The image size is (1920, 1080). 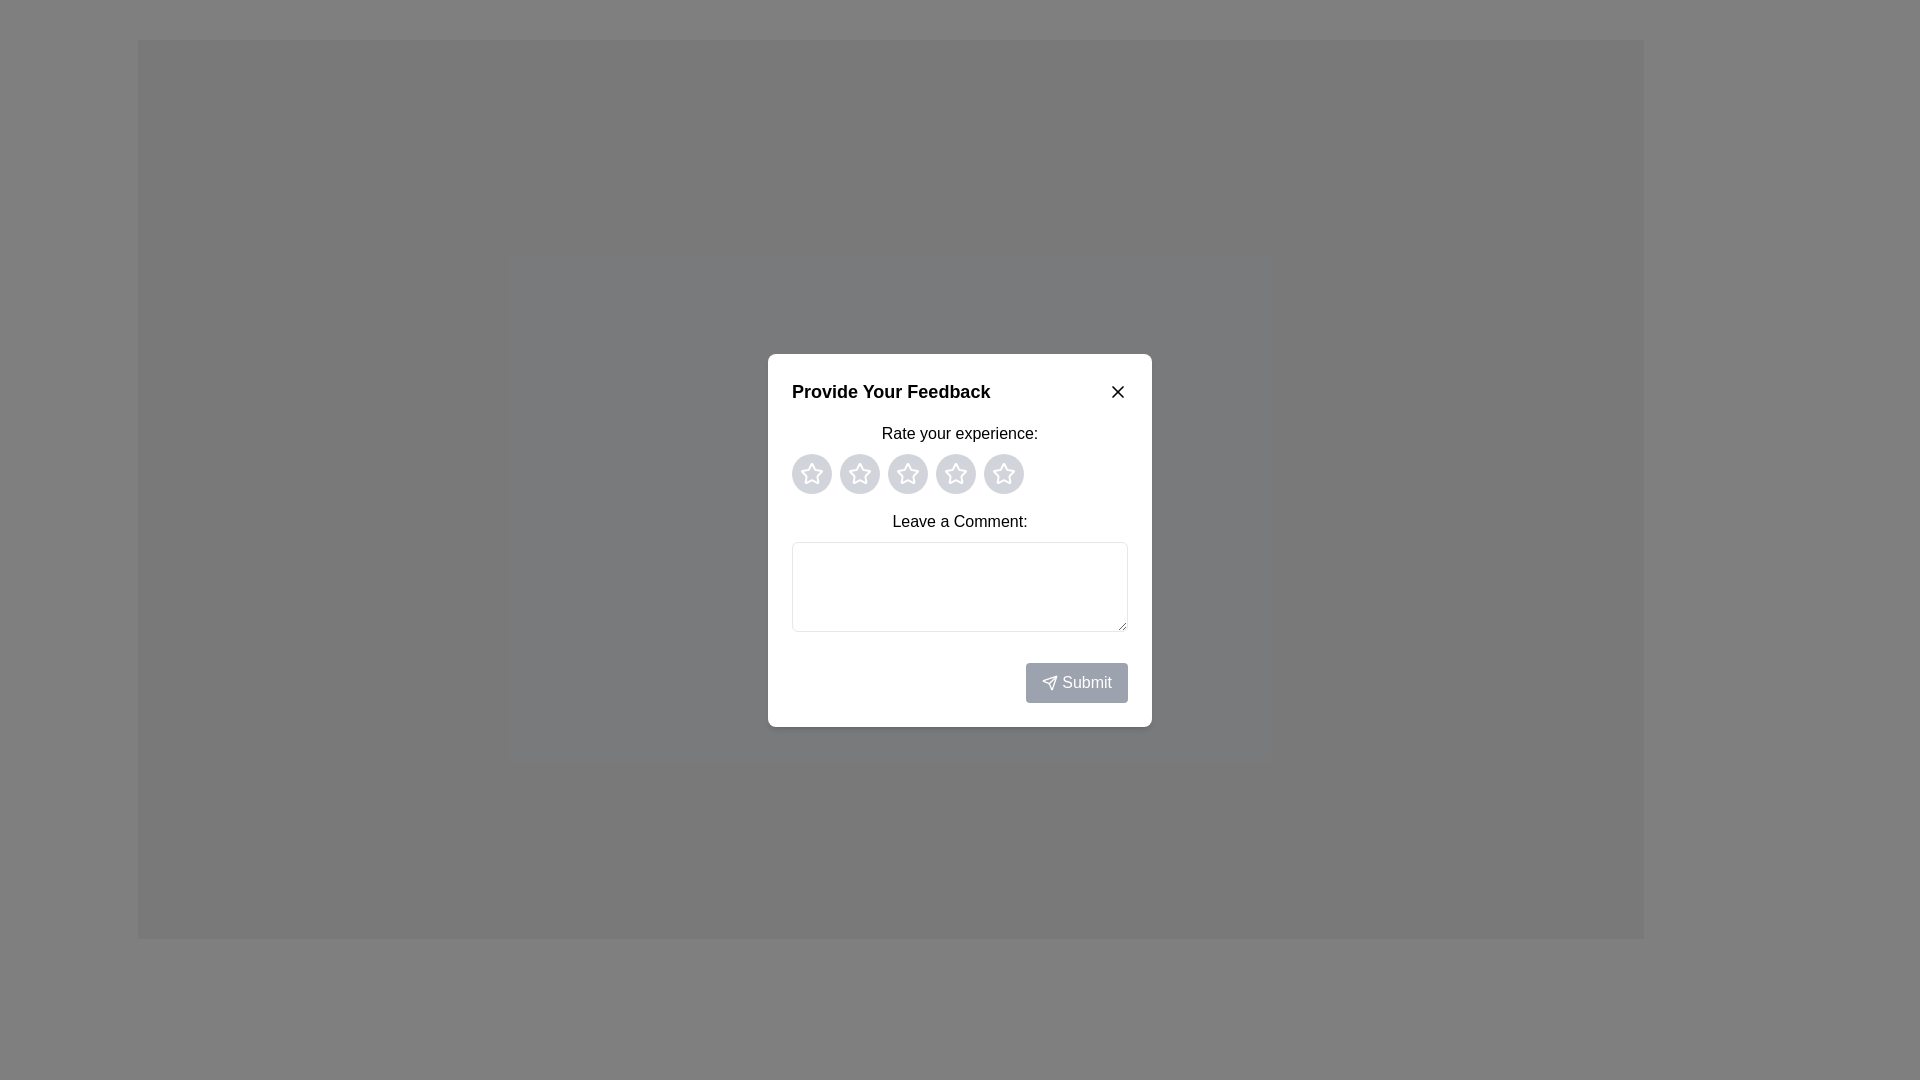 What do you see at coordinates (954, 473) in the screenshot?
I see `the fourth star button in the rating system located at the center of the feedback modal` at bounding box center [954, 473].